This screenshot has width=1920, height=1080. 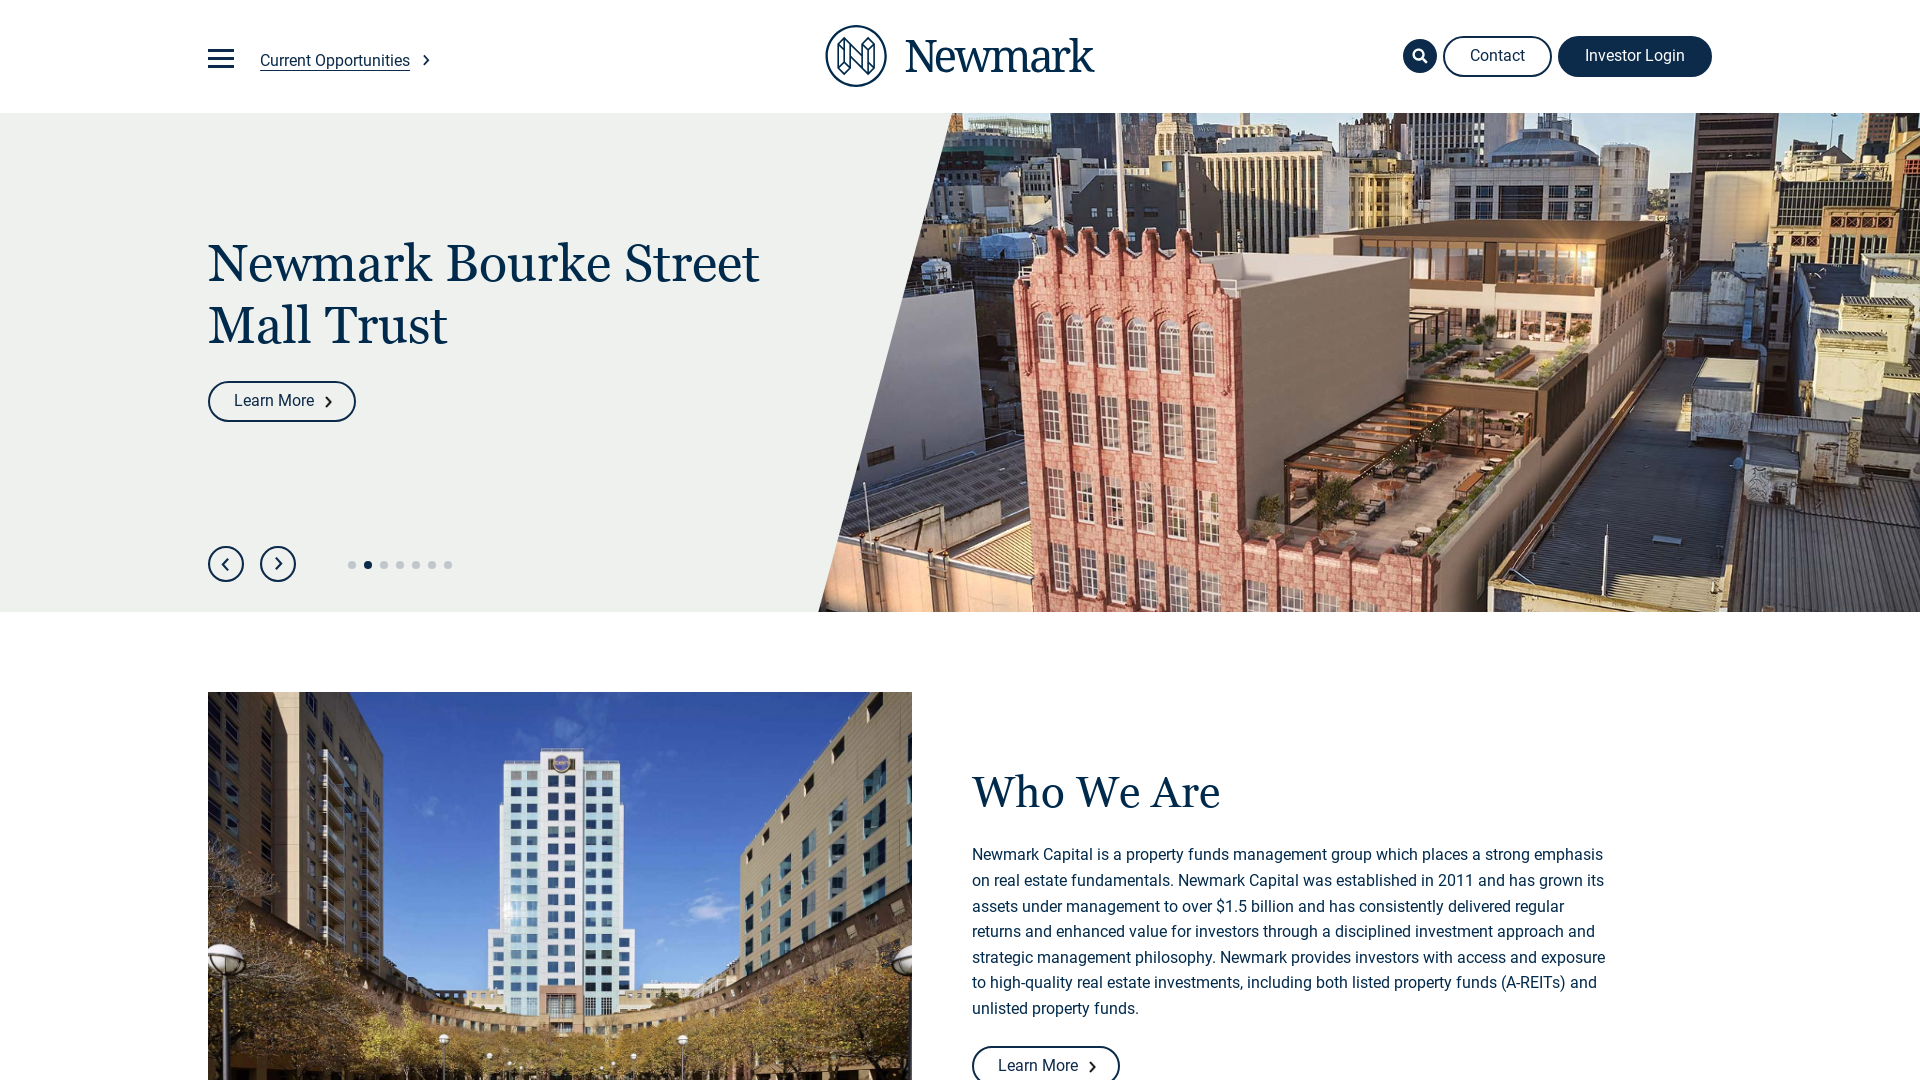 I want to click on 'Investor Login', so click(x=1635, y=55).